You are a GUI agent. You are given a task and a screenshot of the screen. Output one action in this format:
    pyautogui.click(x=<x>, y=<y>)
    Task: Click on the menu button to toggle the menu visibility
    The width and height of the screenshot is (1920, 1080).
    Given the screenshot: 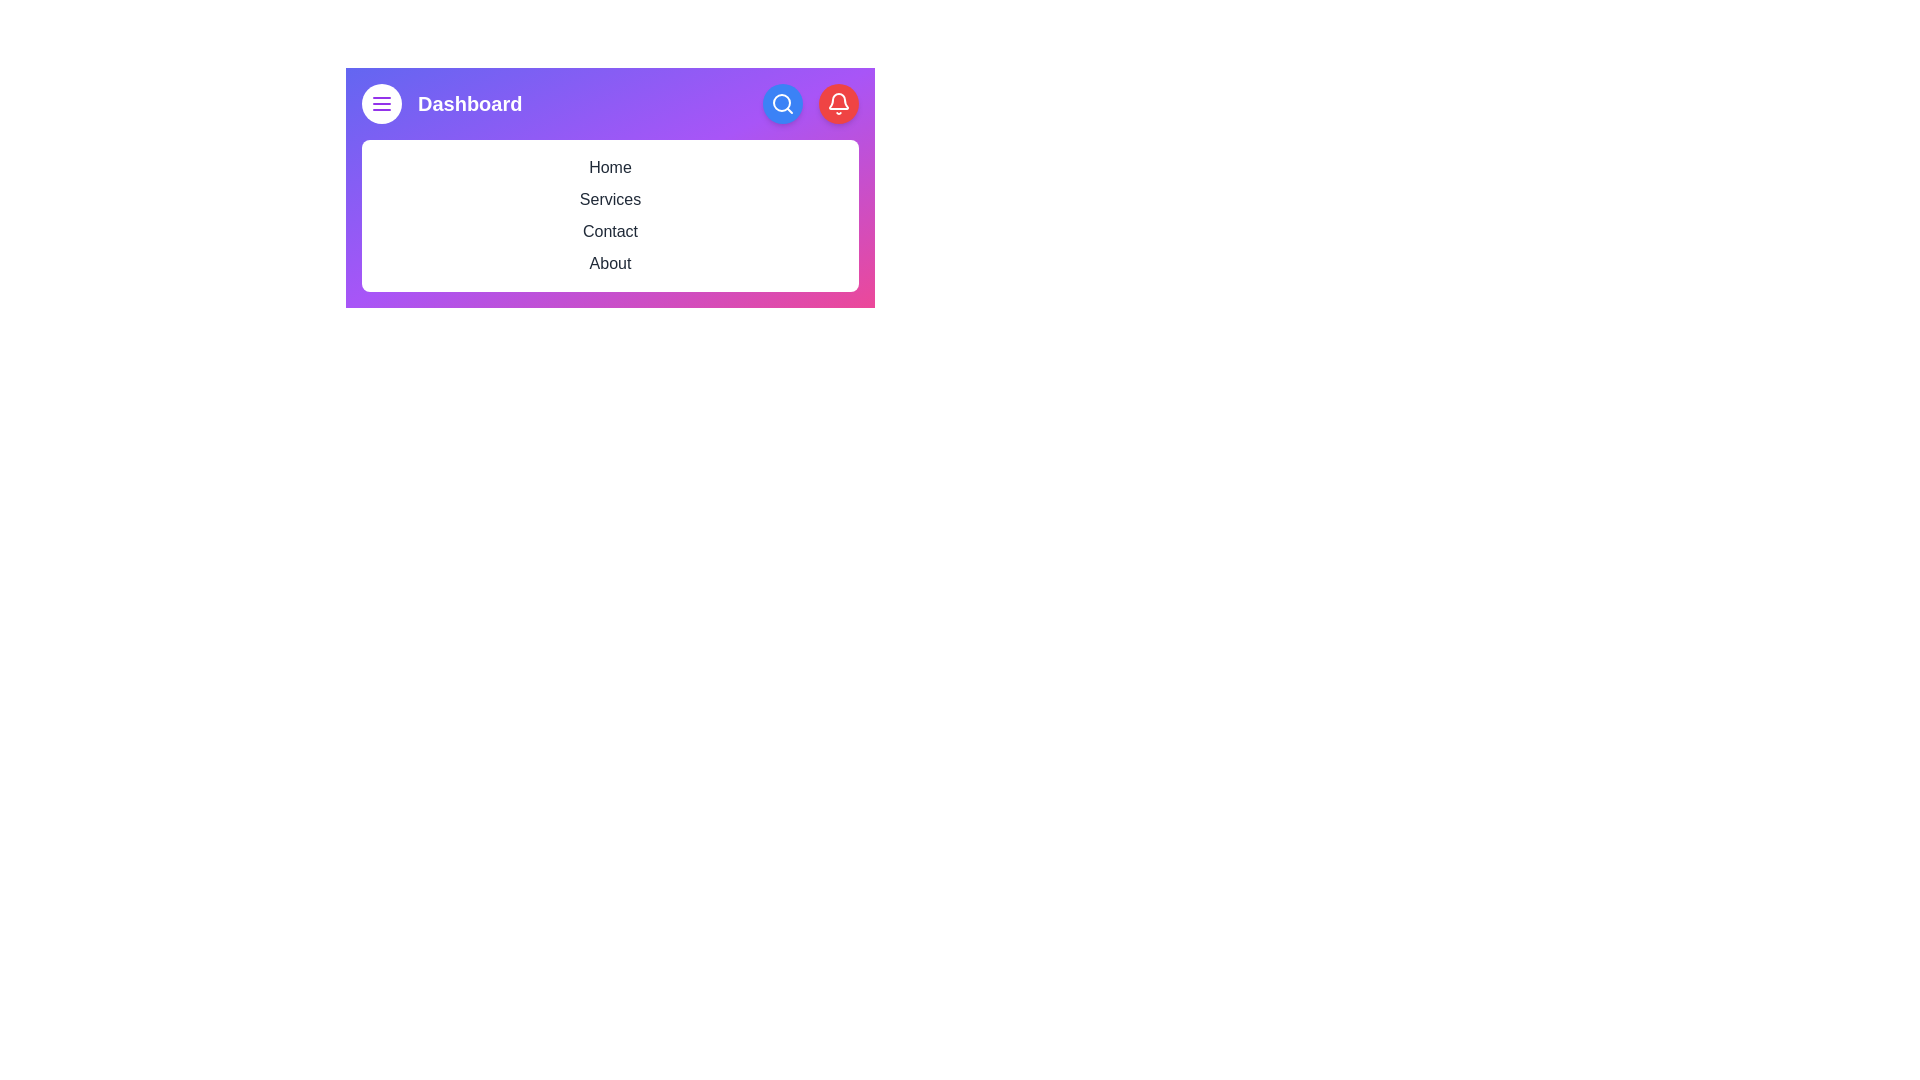 What is the action you would take?
    pyautogui.click(x=382, y=104)
    